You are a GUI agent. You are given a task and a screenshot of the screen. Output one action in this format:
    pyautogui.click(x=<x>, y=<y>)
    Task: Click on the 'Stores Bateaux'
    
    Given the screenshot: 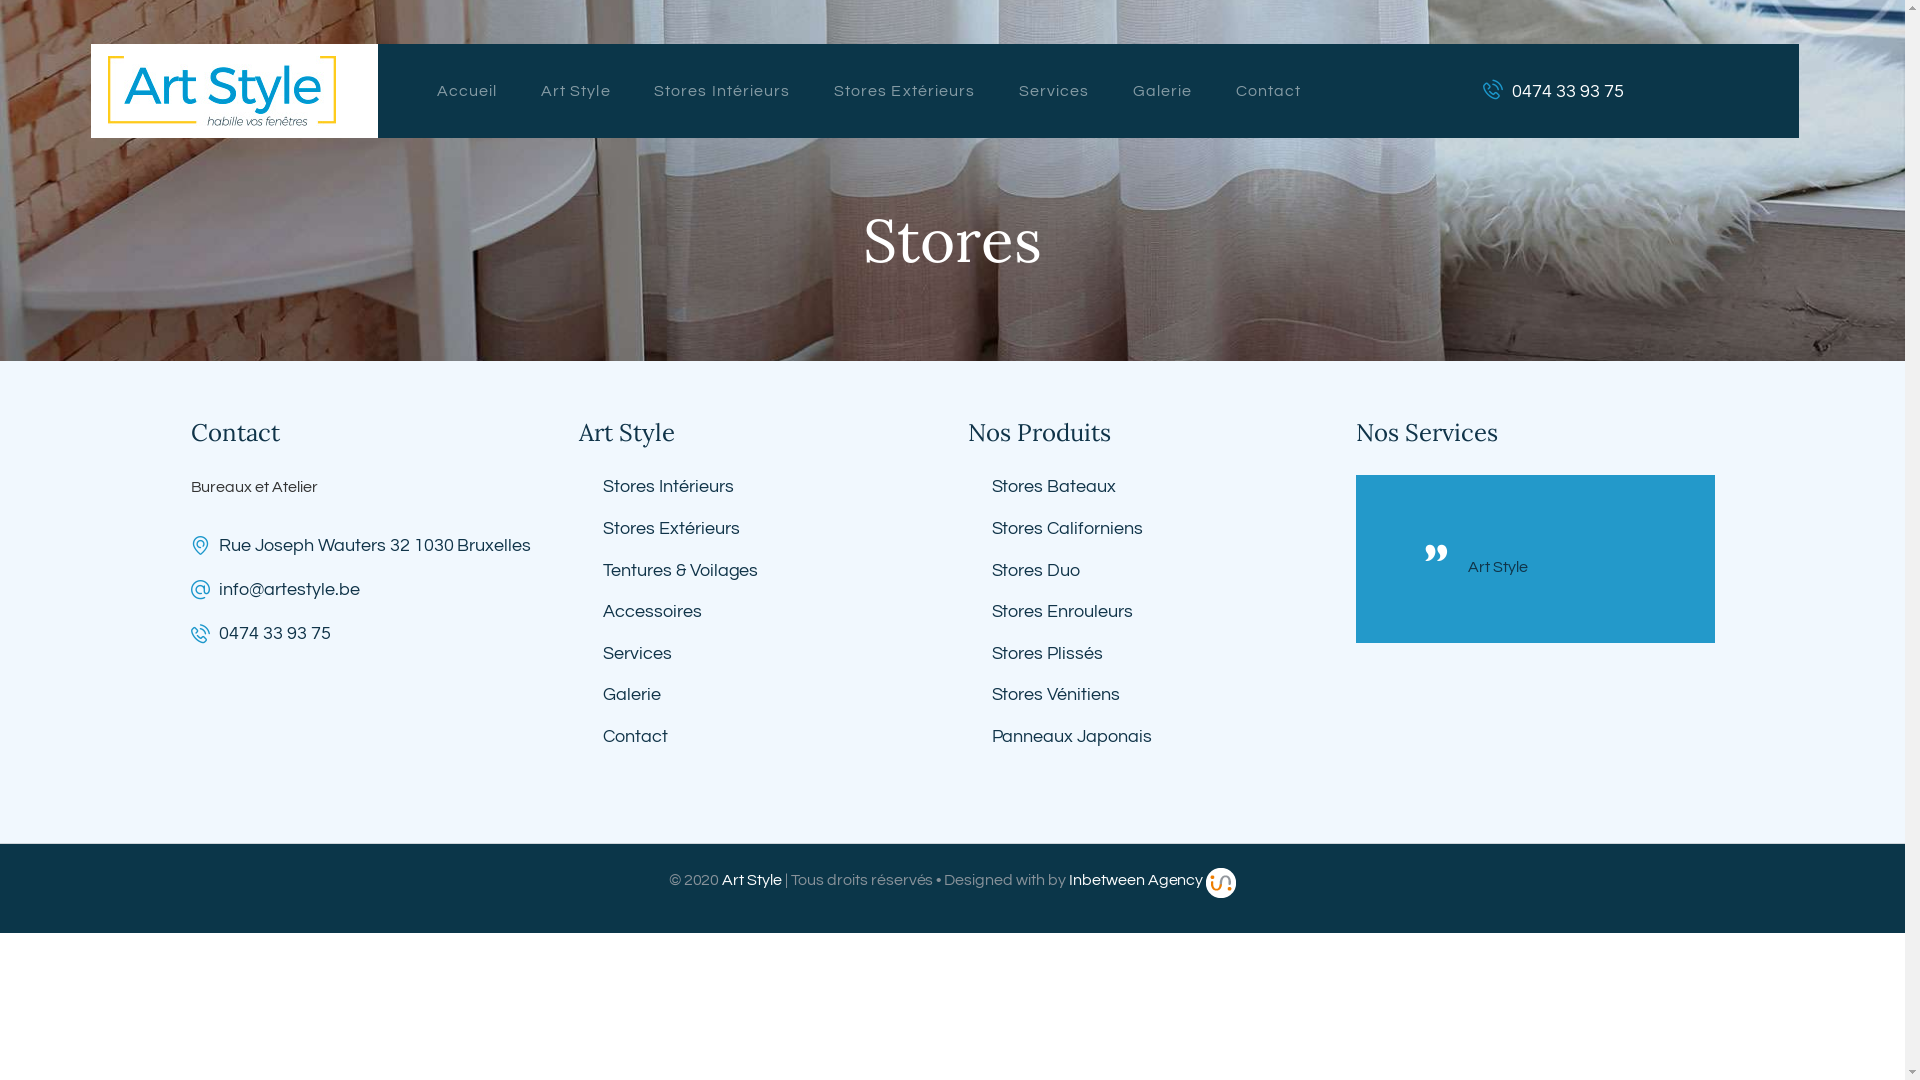 What is the action you would take?
    pyautogui.click(x=1053, y=486)
    